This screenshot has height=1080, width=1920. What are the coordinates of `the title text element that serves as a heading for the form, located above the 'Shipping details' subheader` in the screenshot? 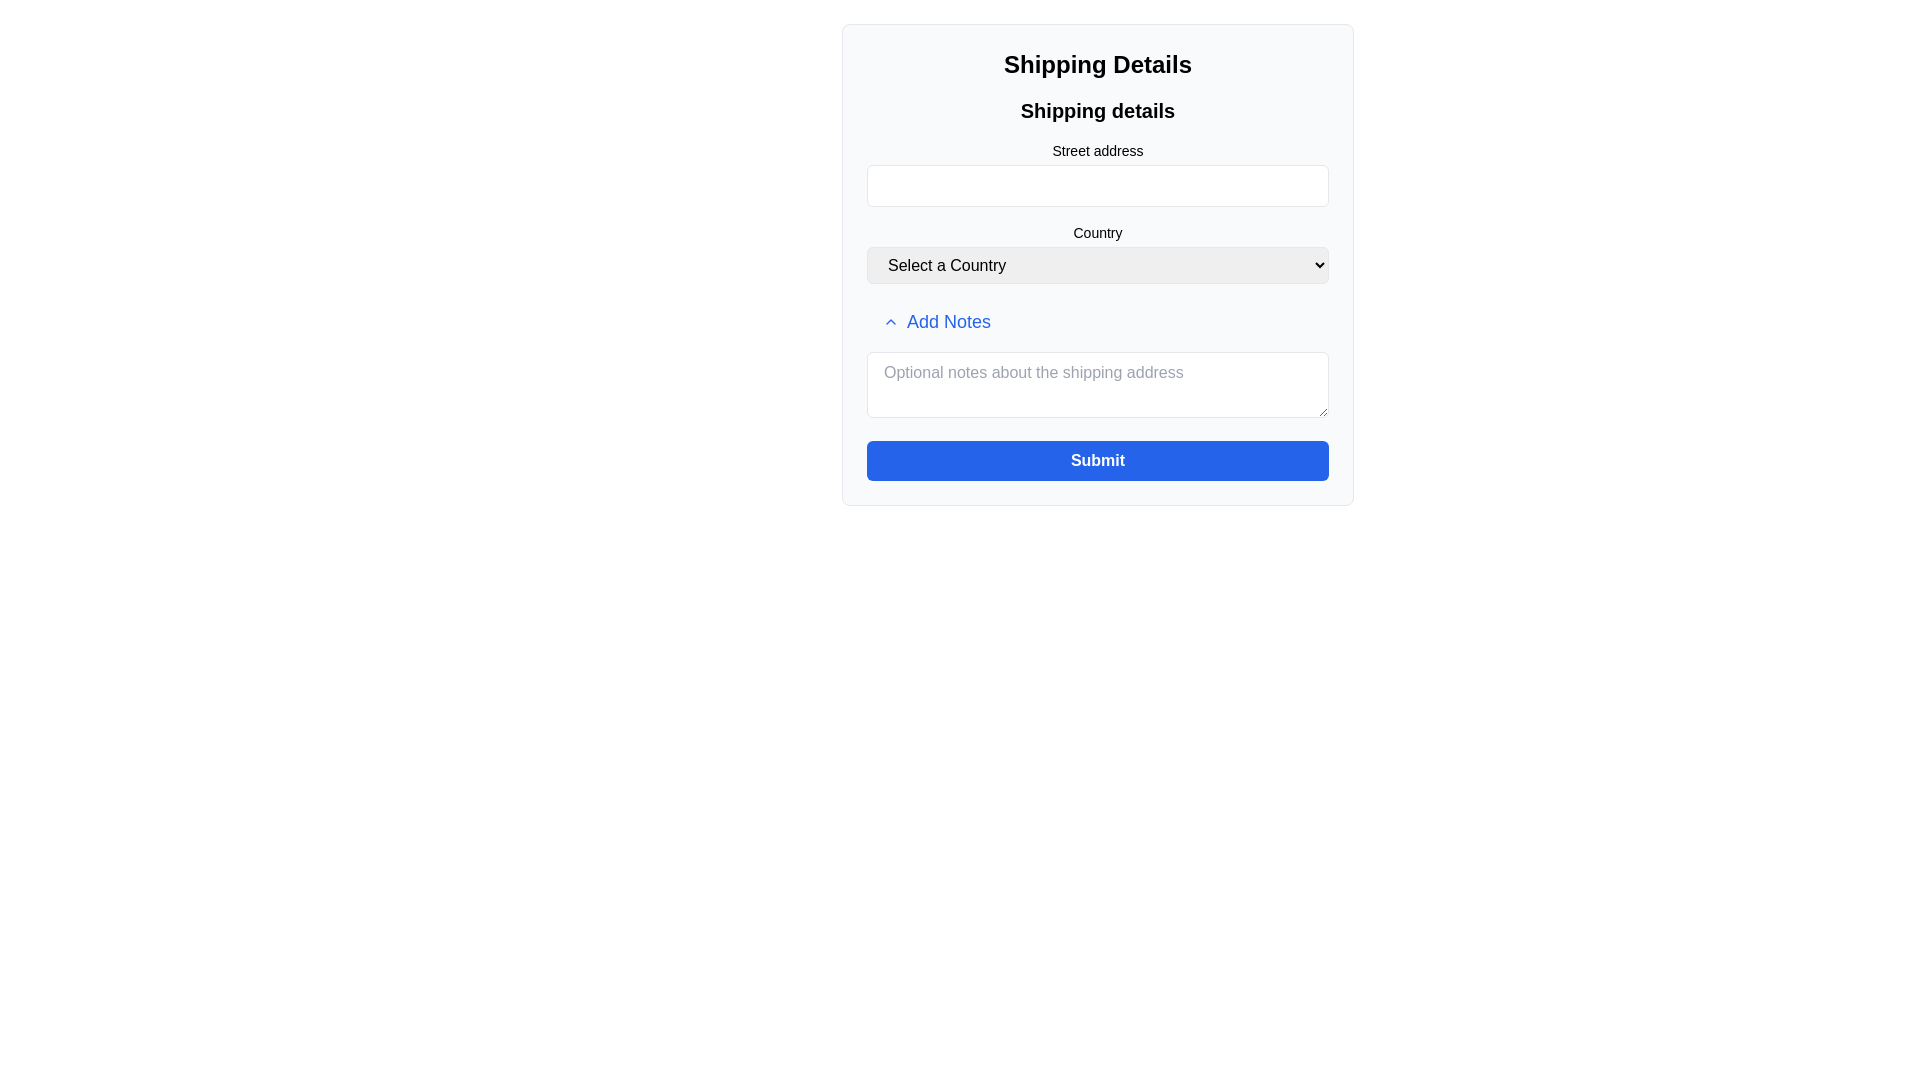 It's located at (1097, 64).